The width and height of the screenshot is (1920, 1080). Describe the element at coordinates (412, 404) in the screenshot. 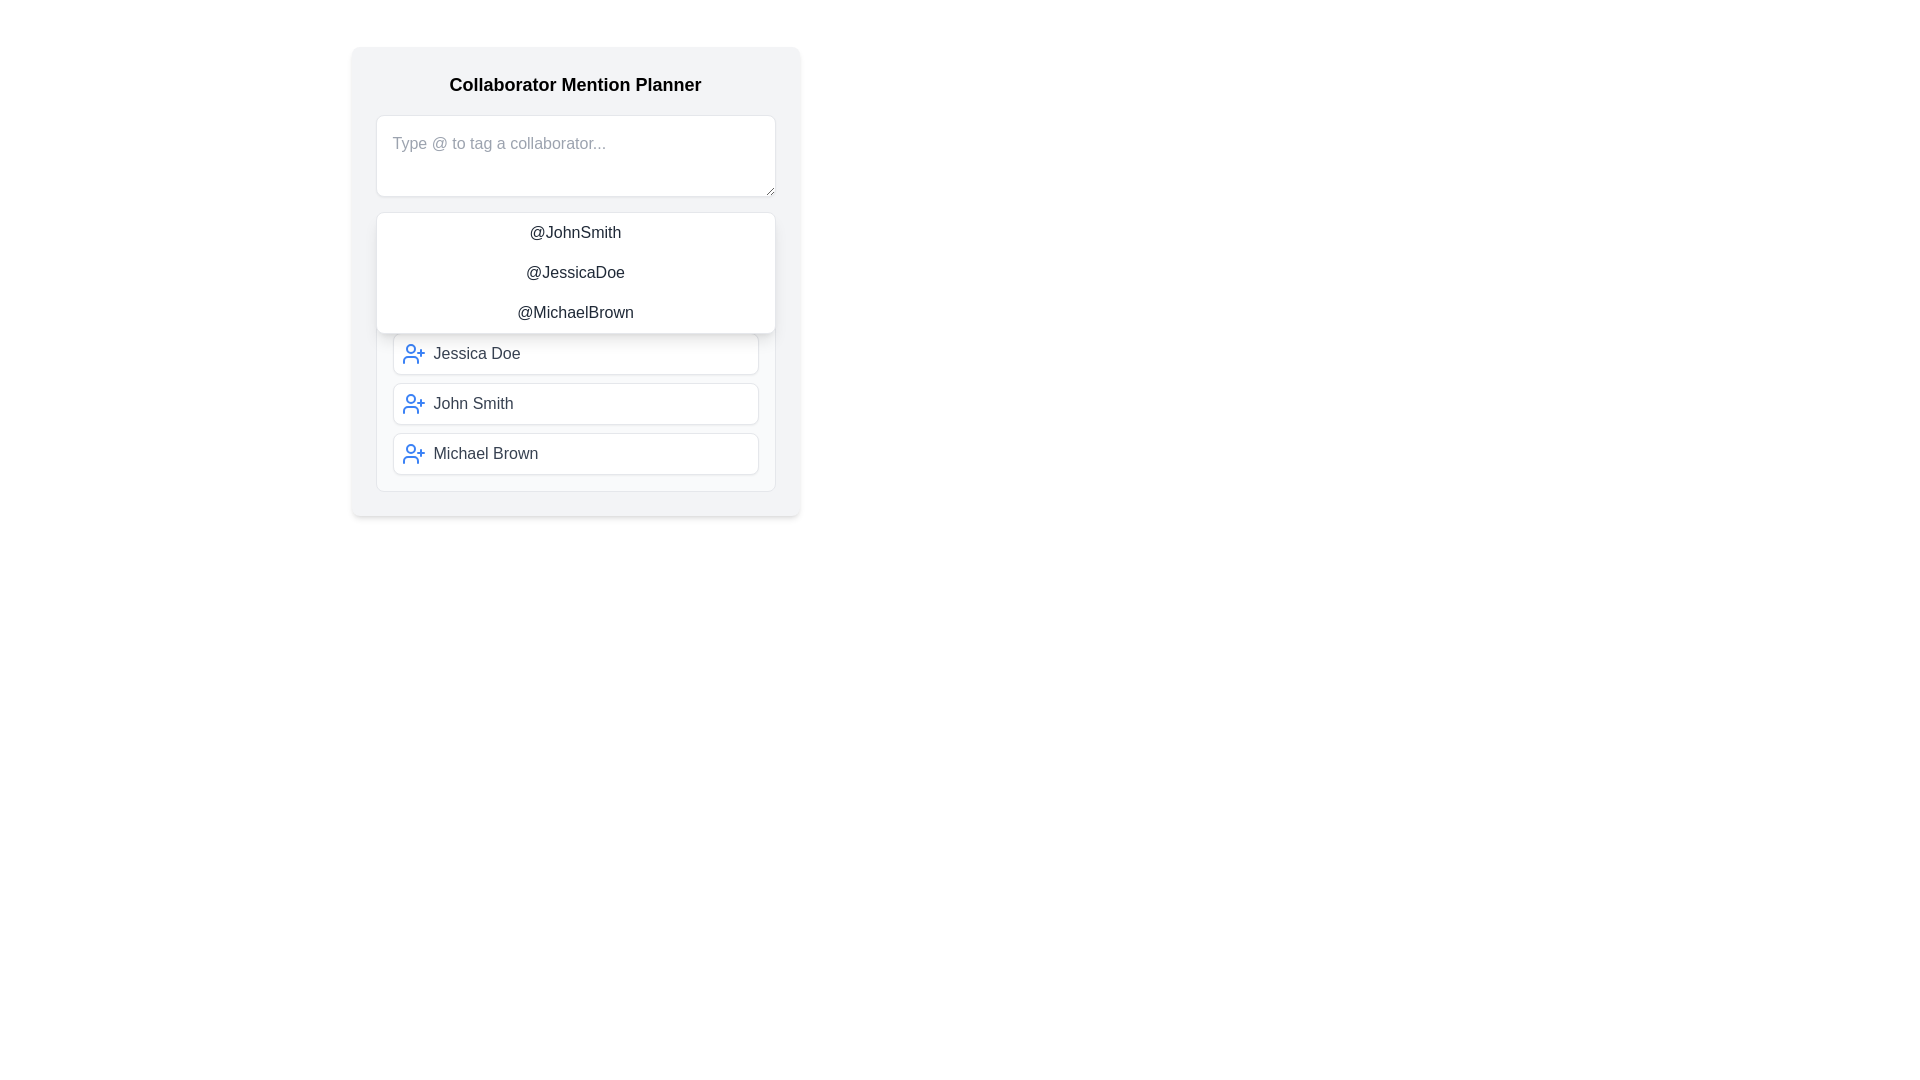

I see `the user icon with a '+' symbol, styled in blue, located next` at that location.